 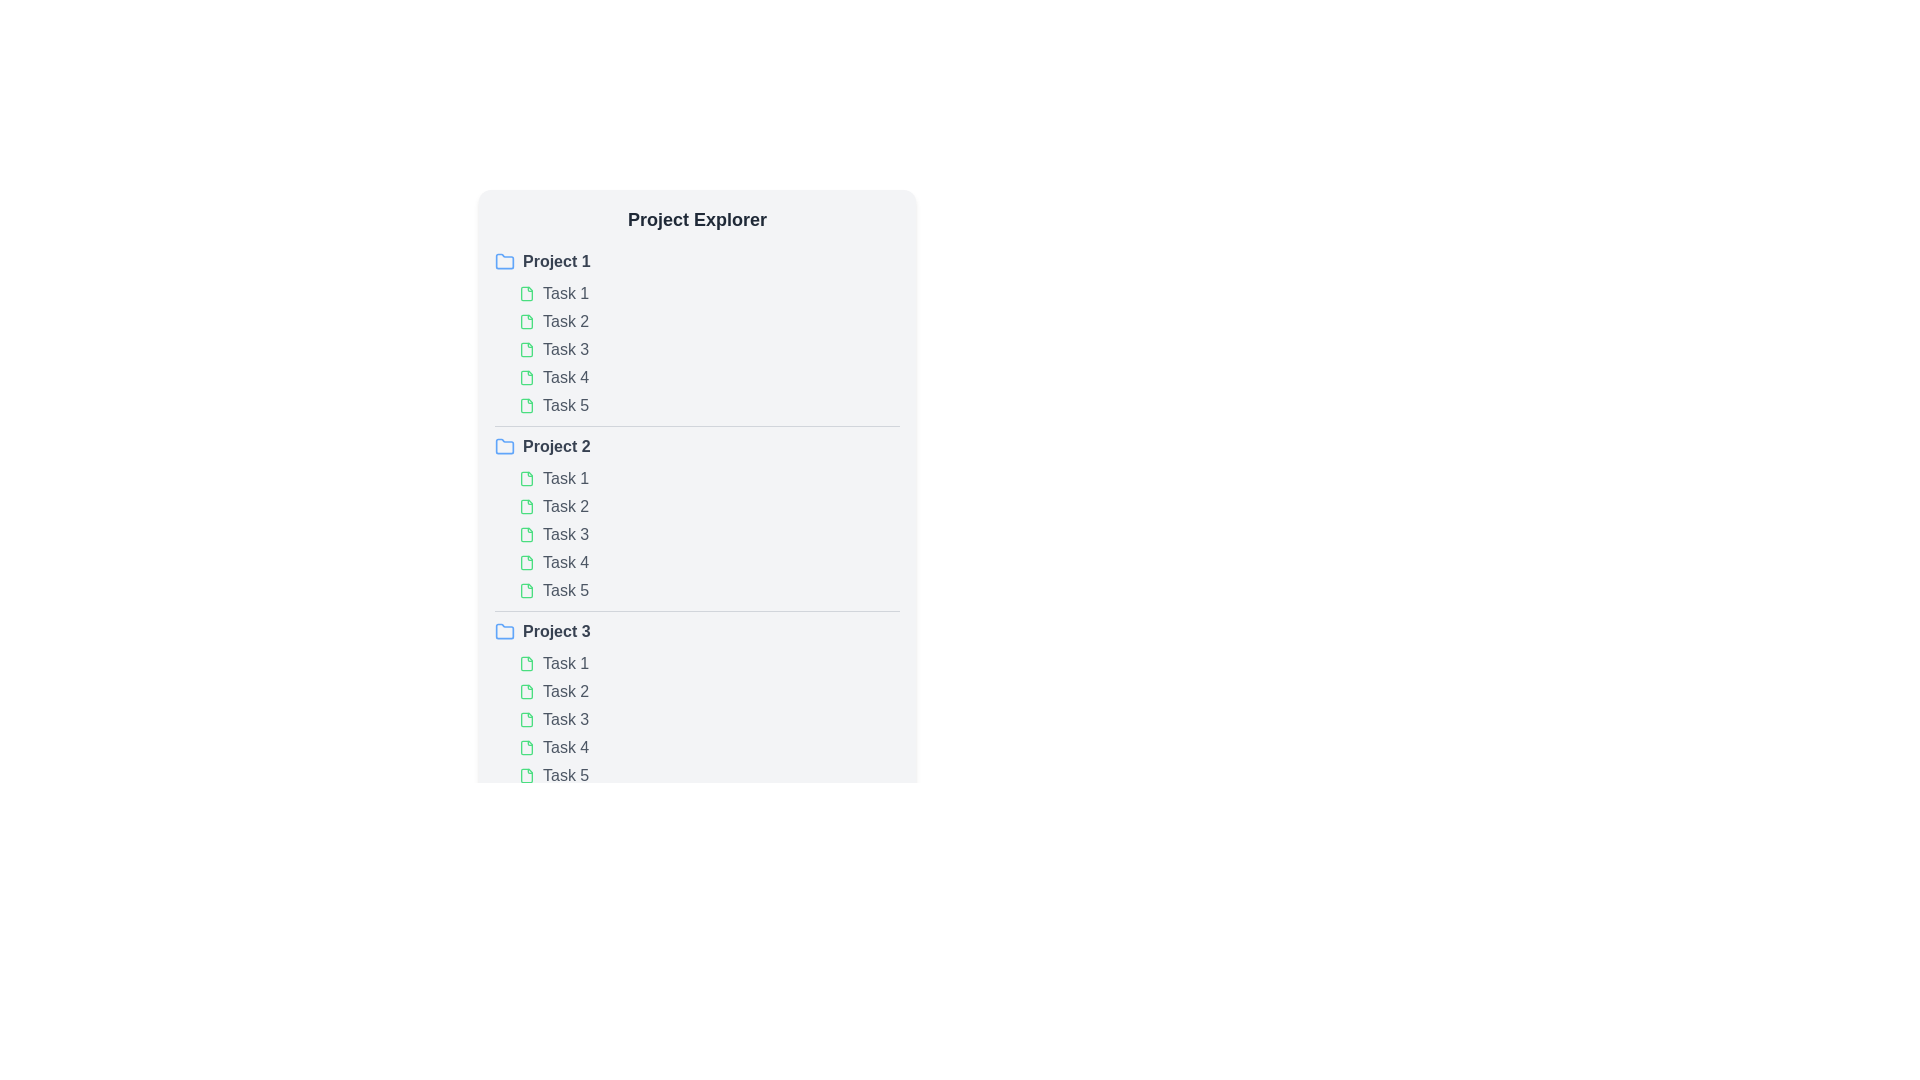 I want to click on the green document icon representing 'Task 1' in 'Project 3' to interact with it, so click(x=527, y=663).